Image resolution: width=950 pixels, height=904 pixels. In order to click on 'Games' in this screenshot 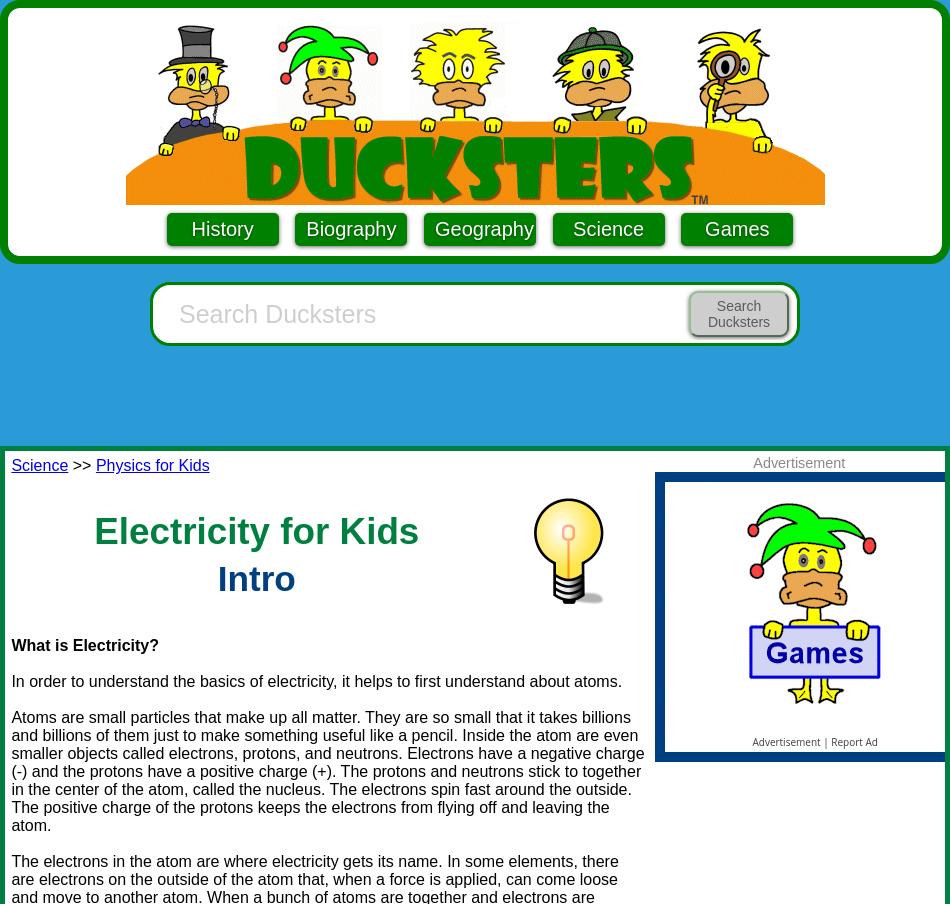, I will do `click(704, 227)`.